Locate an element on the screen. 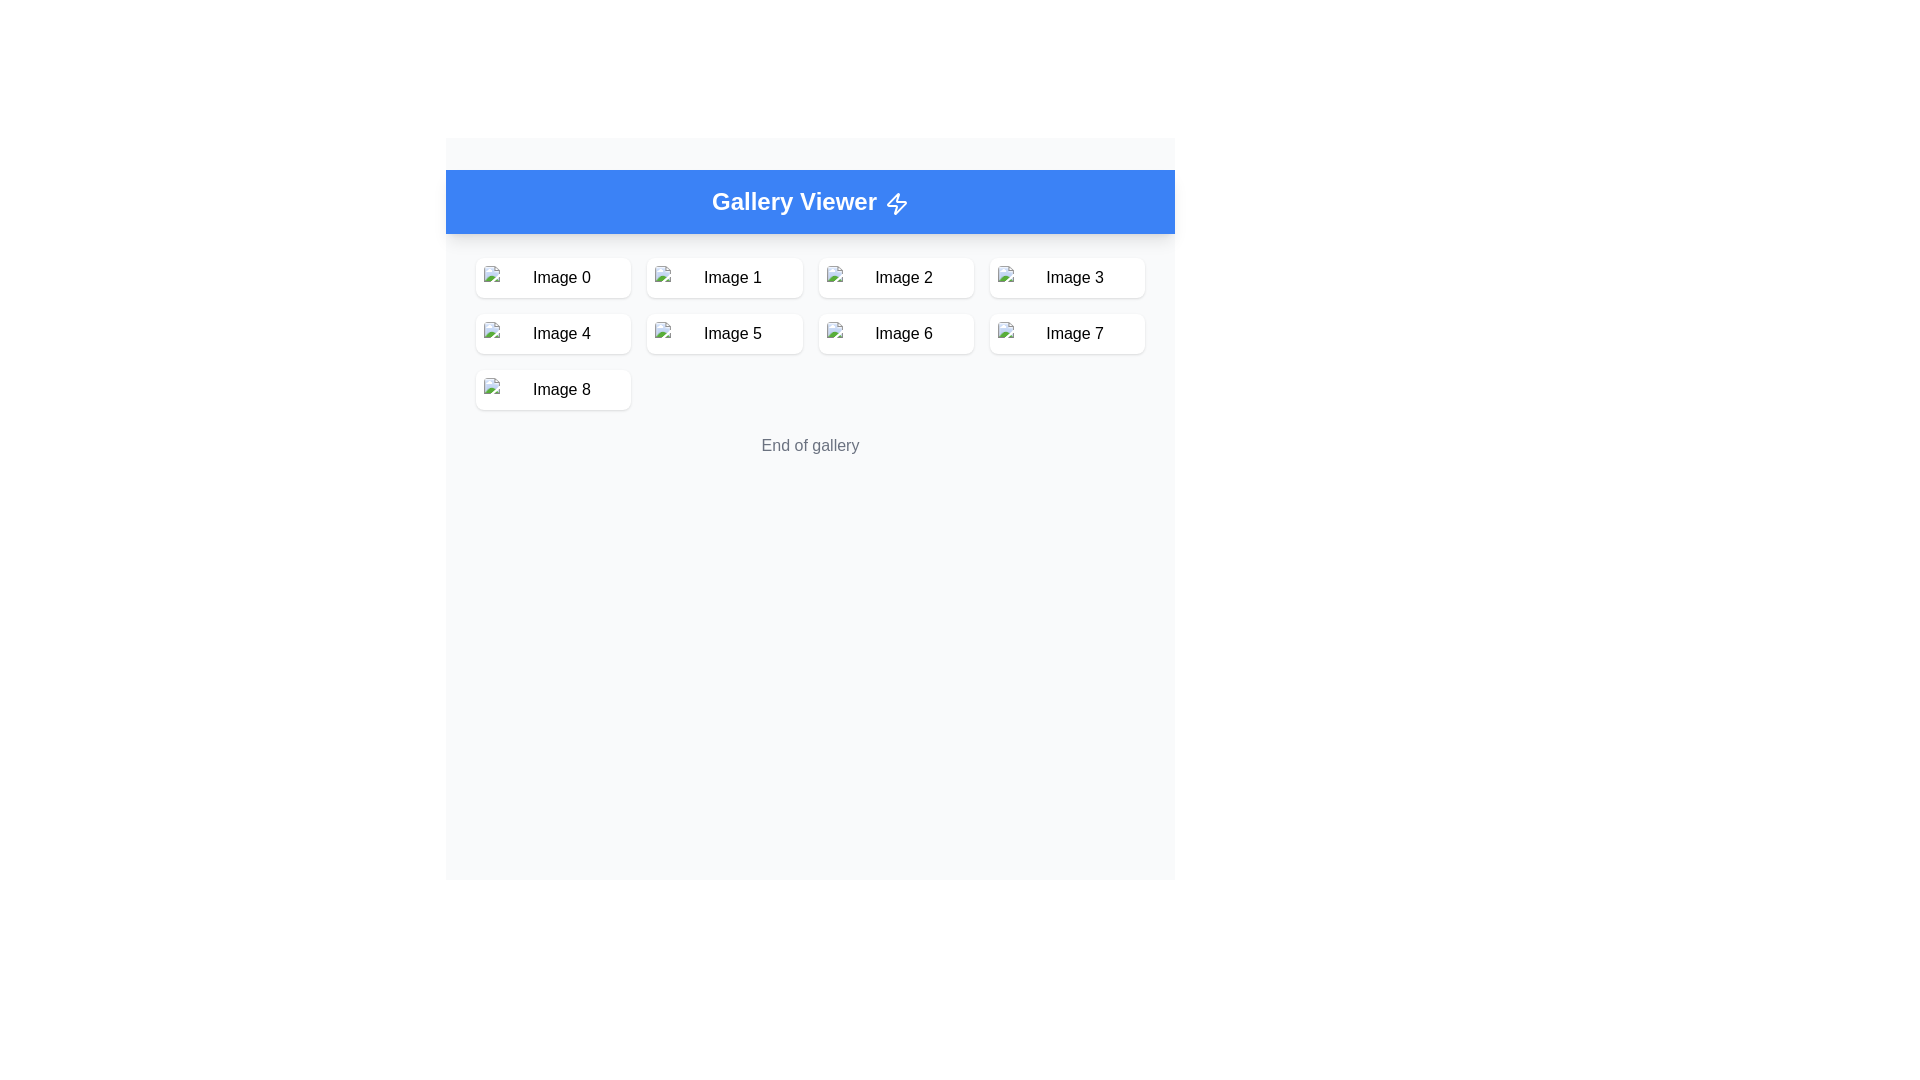  the card-like component containing an image and label is located at coordinates (895, 333).